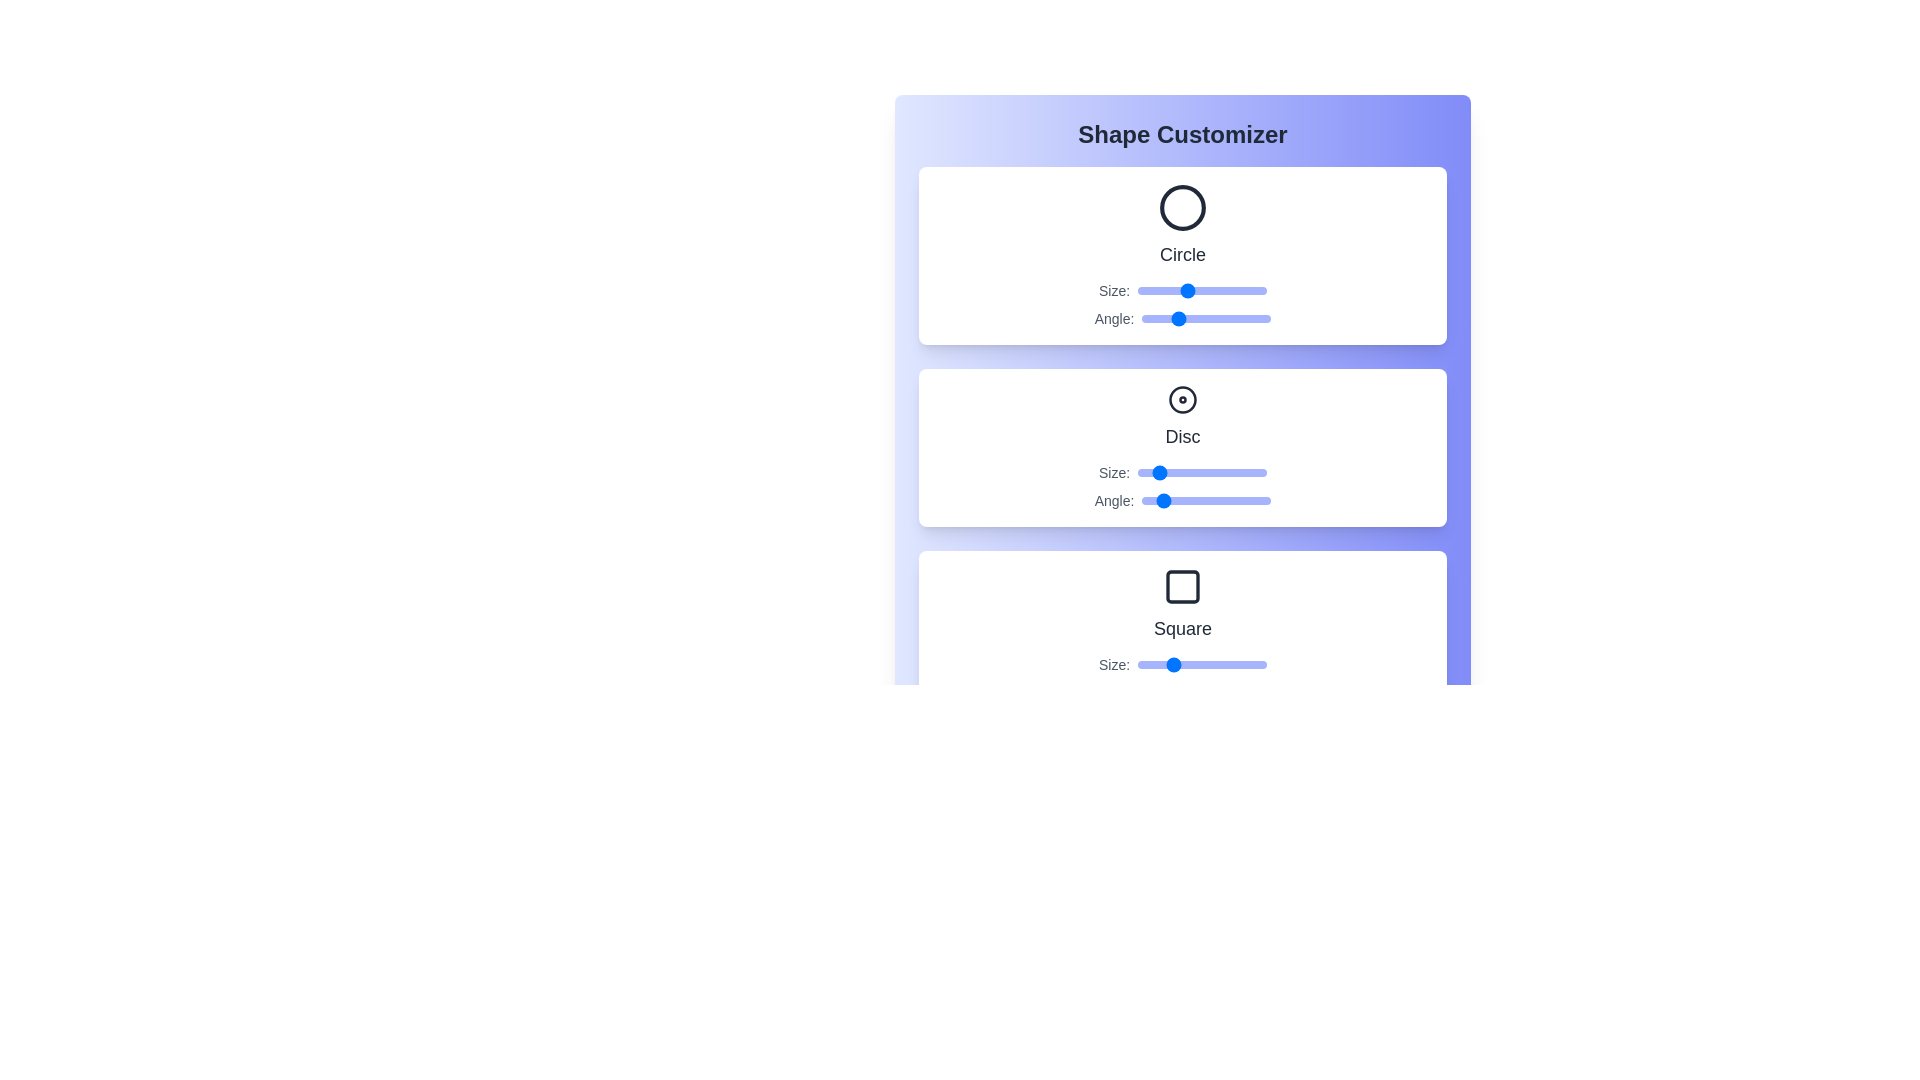  What do you see at coordinates (1182, 135) in the screenshot?
I see `the heading text 'Shape Customizer' to interact with it` at bounding box center [1182, 135].